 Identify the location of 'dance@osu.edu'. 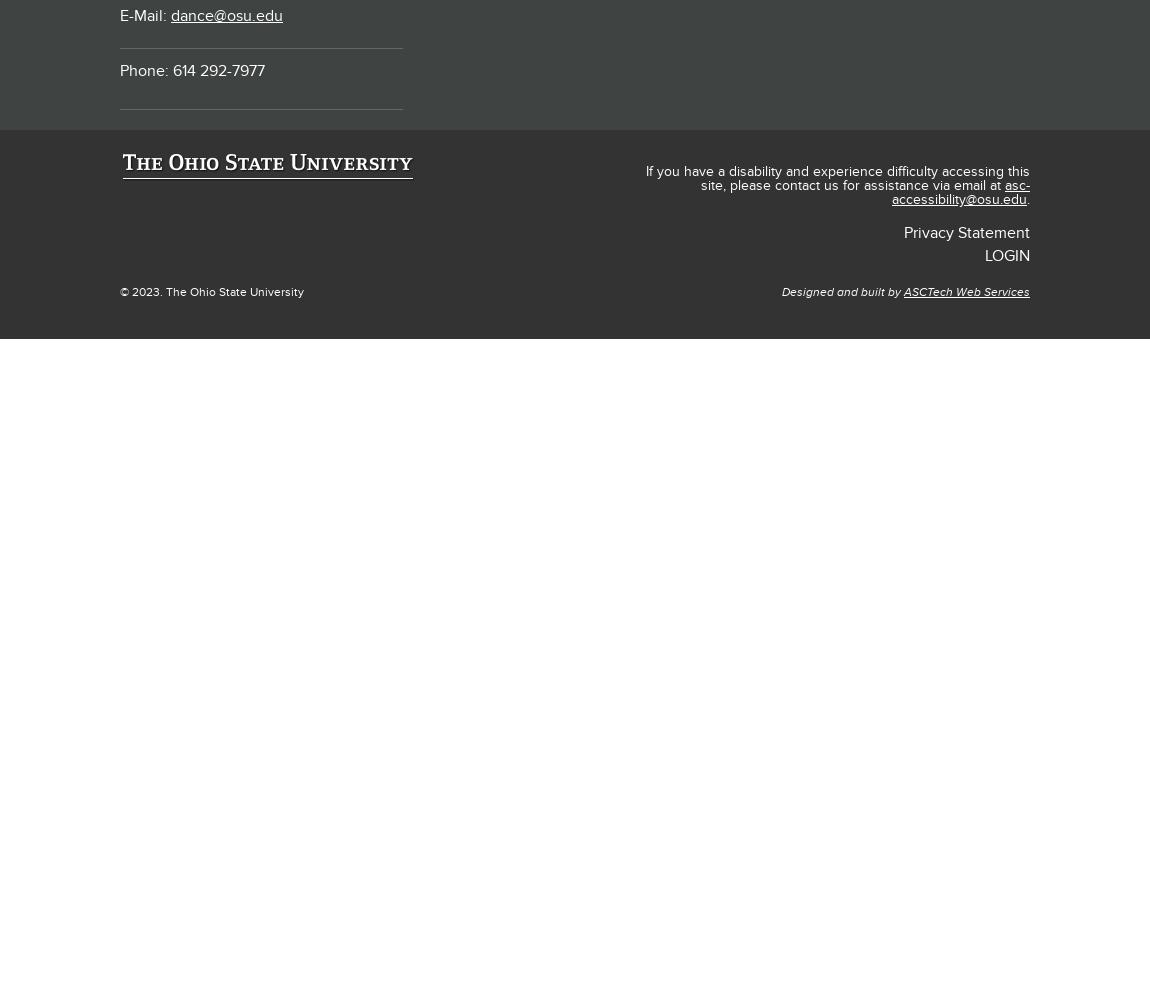
(226, 16).